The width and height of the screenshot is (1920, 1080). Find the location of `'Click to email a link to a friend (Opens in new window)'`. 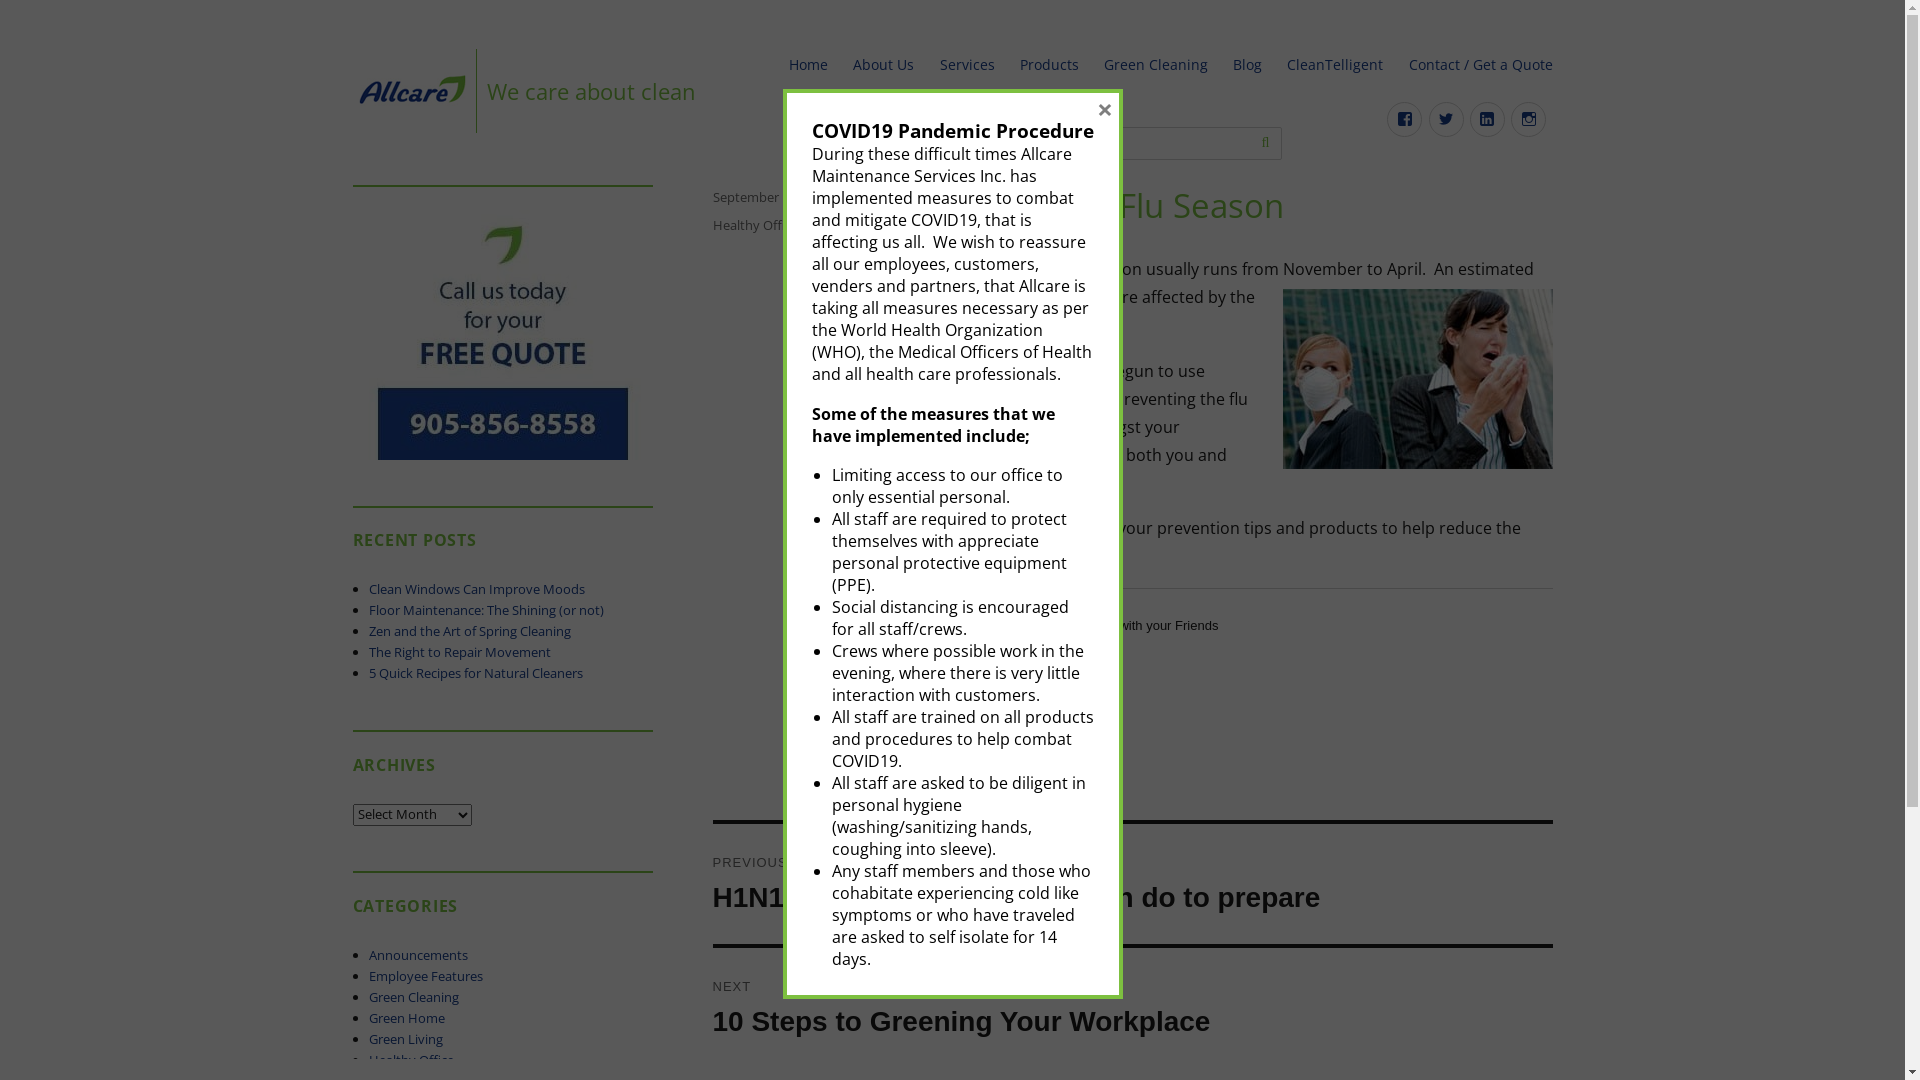

'Click to email a link to a friend (Opens in new window)' is located at coordinates (1046, 662).